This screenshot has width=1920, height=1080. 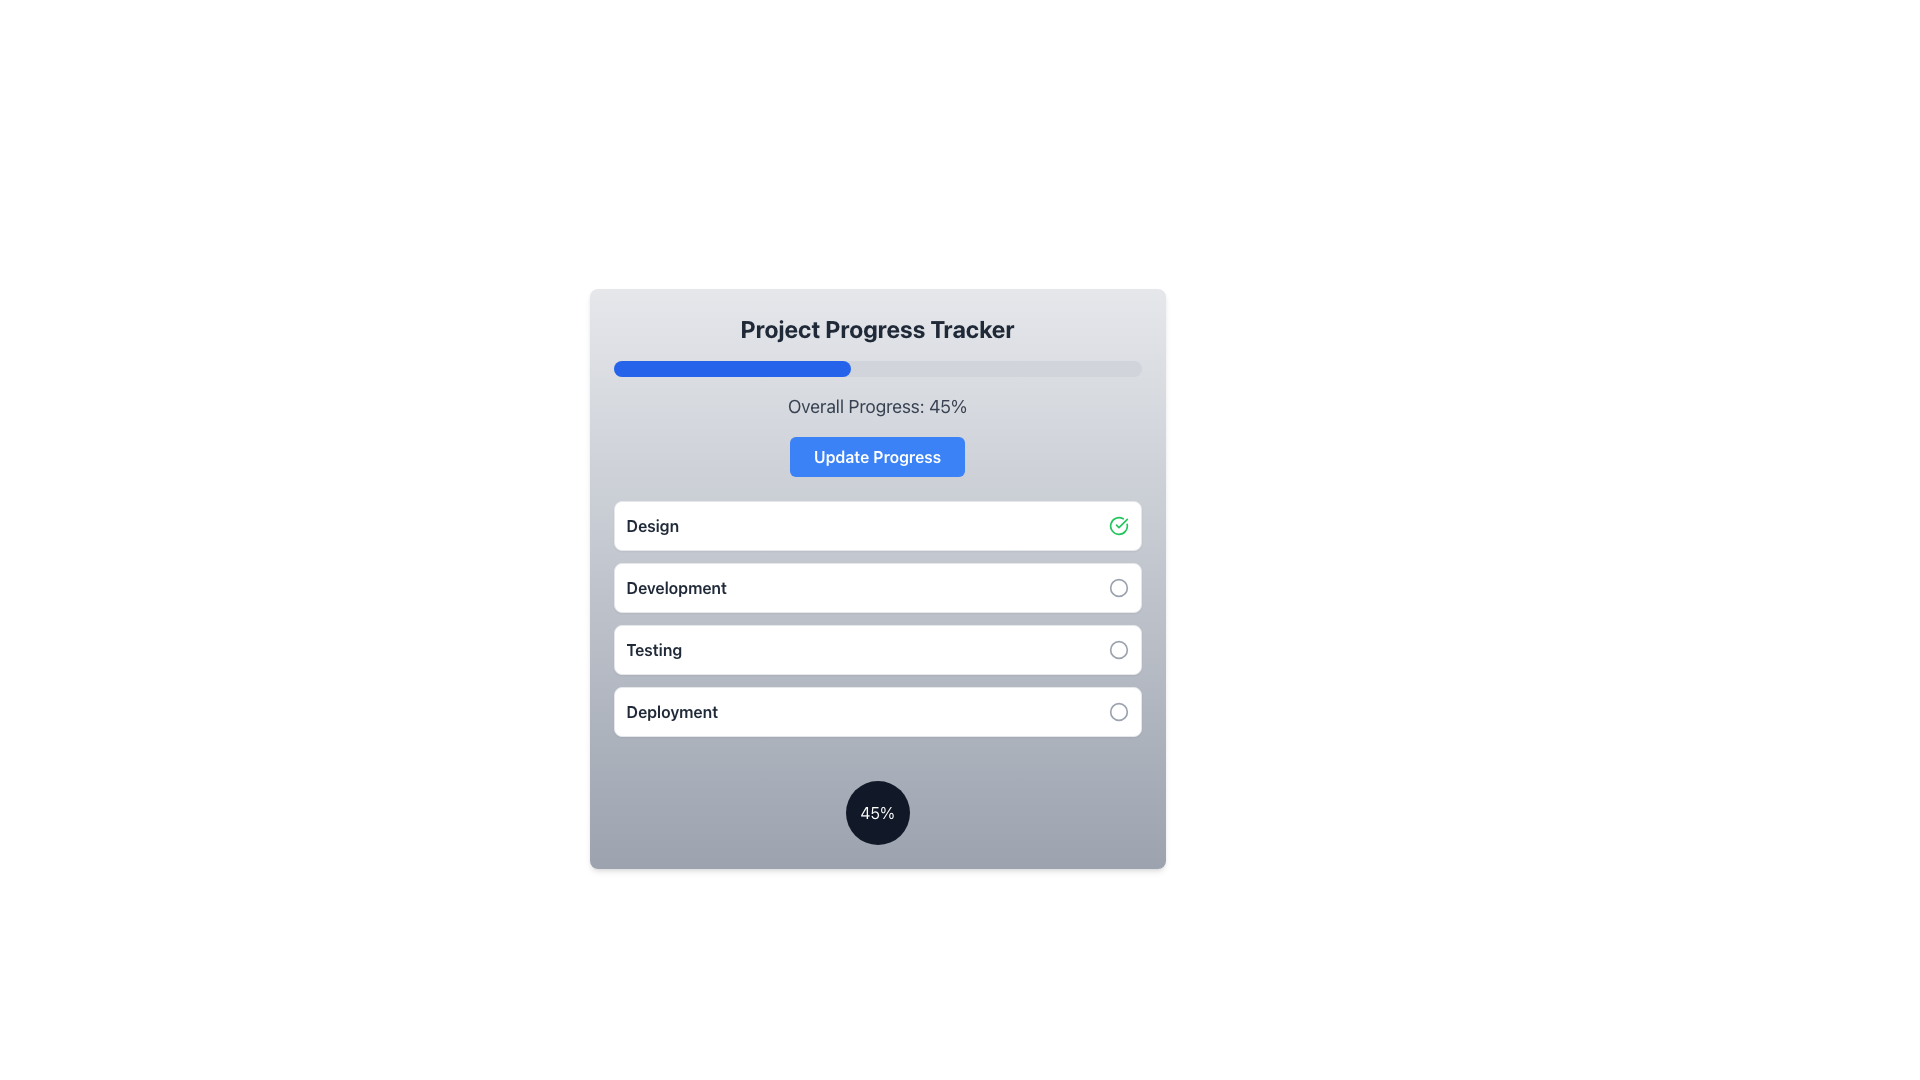 I want to click on the circular gray status icon located in the 'Testing' row, which is the third status indicator in the list, so click(x=1117, y=650).